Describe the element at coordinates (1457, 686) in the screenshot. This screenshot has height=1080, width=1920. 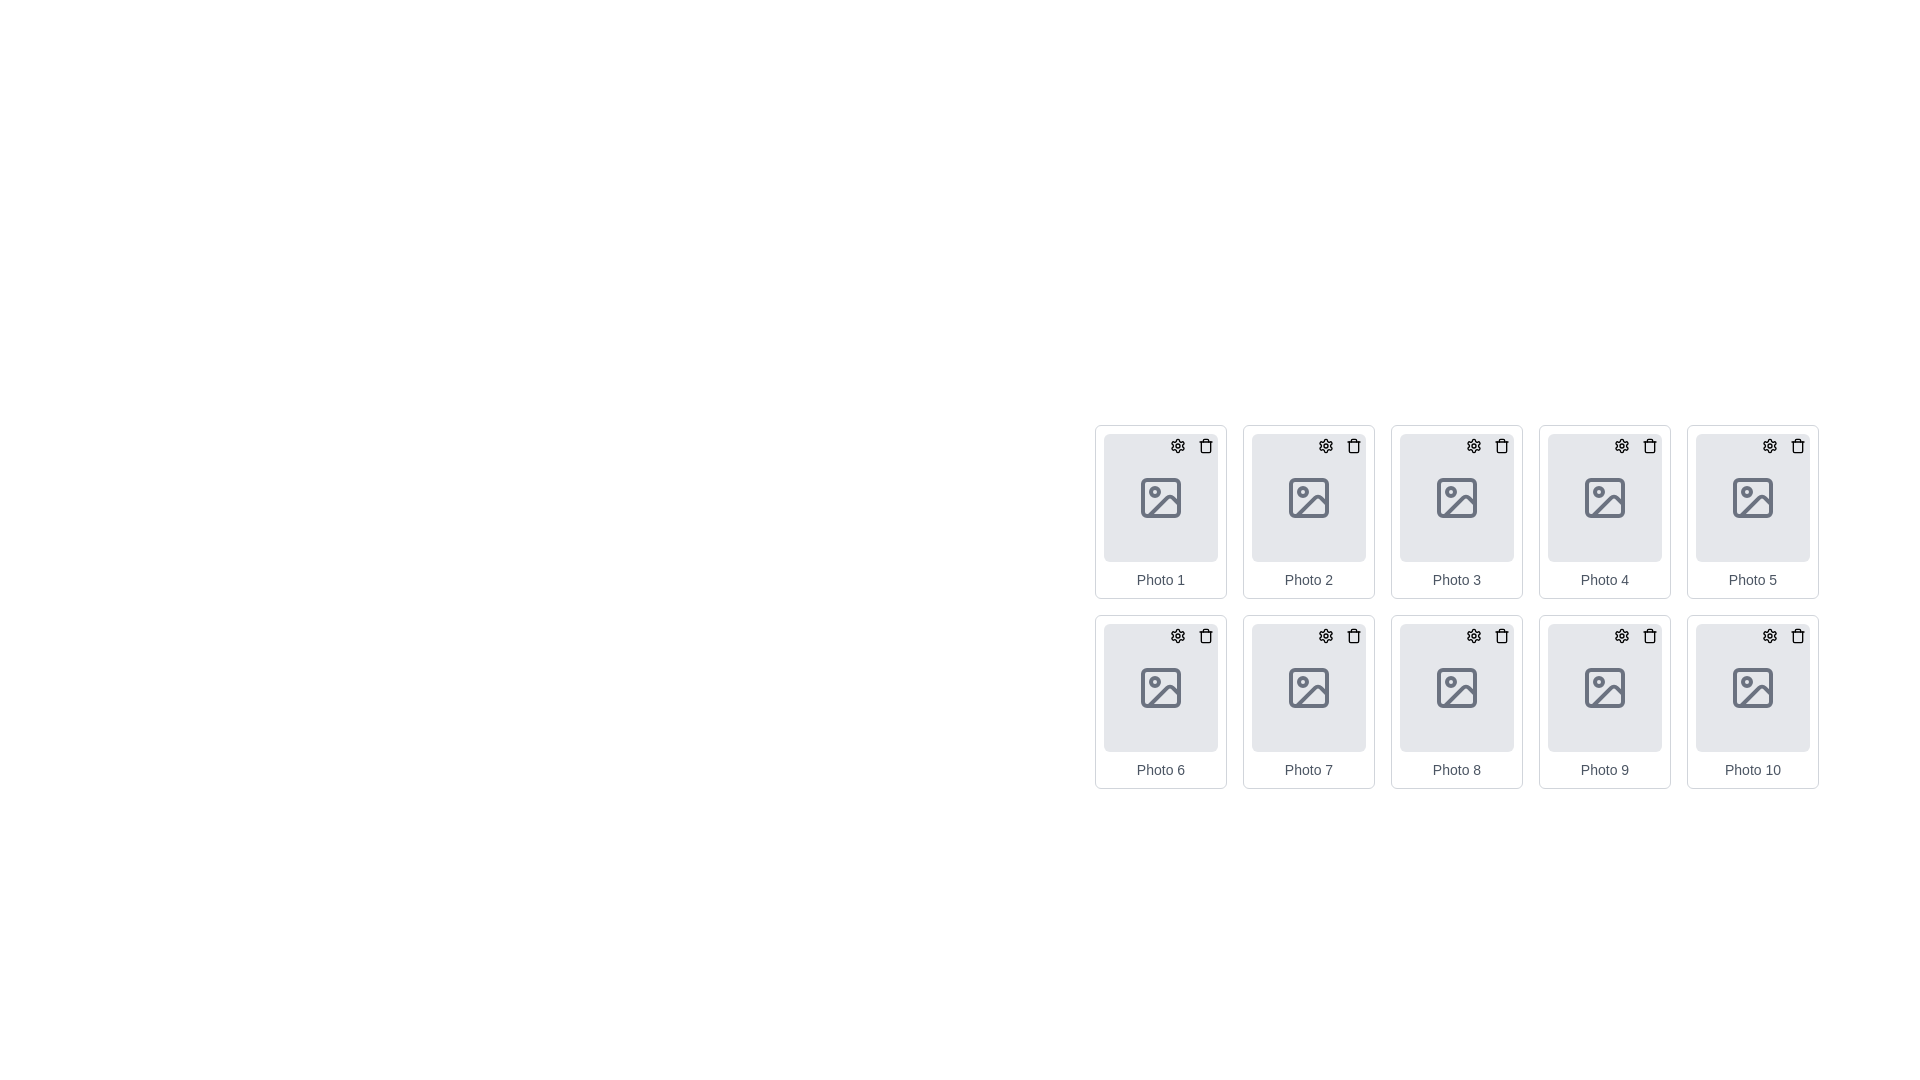
I see `an image onto the Image Placeholder labeled 'Photo 8' located in the second row, third column of the grid` at that location.